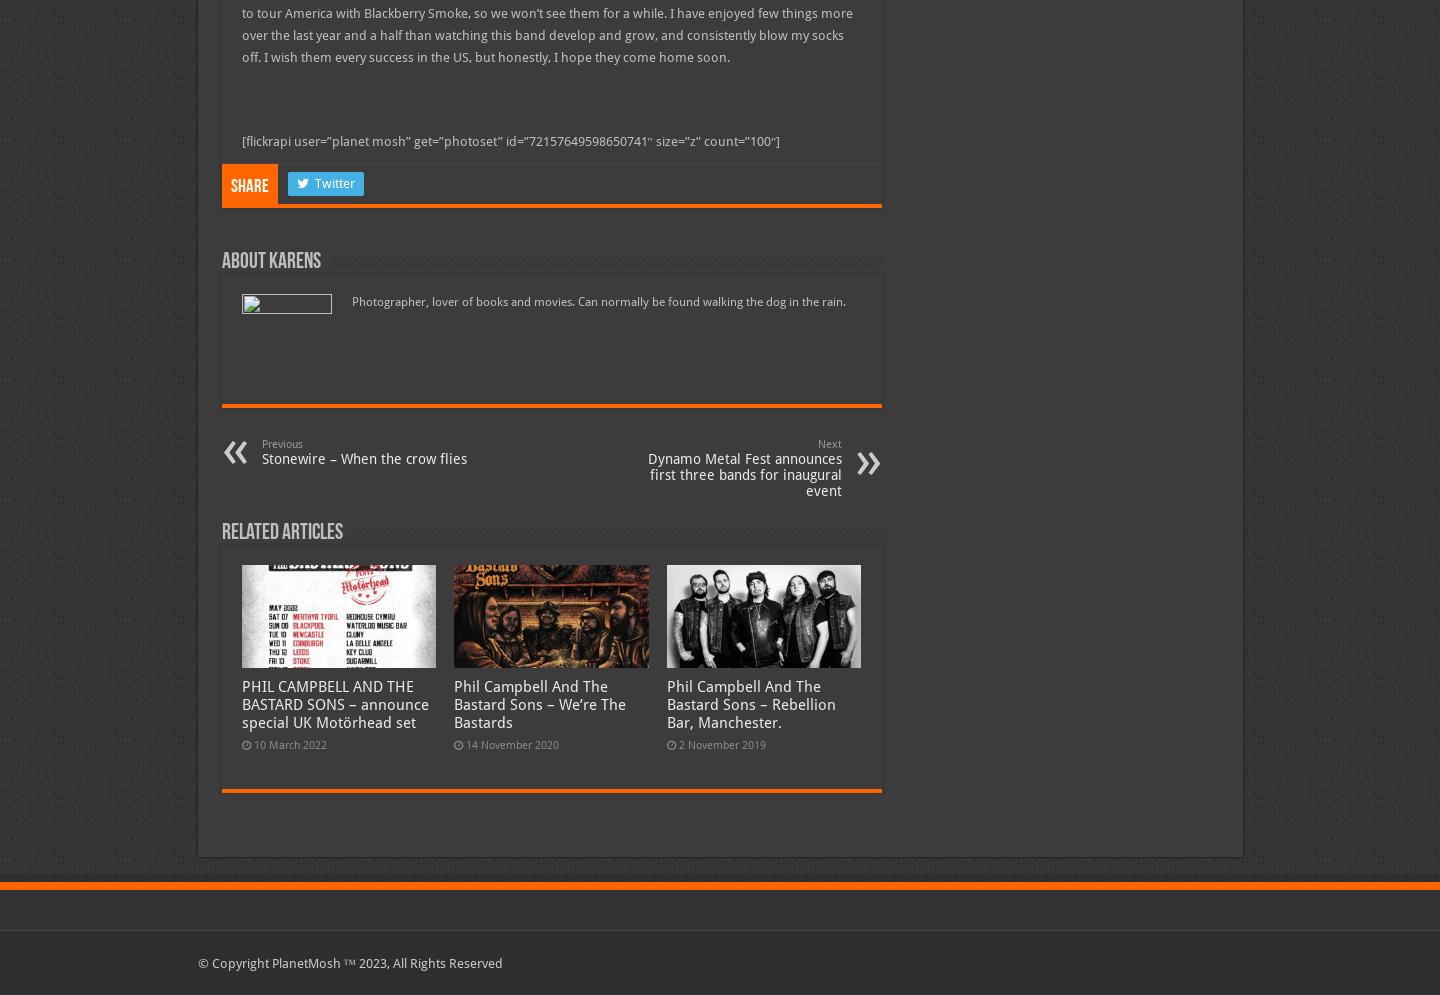 This screenshot has height=995, width=1440. Describe the element at coordinates (750, 704) in the screenshot. I see `'Phil Campbell And The Bastard Sons – Rebellion Bar, Manchester.'` at that location.